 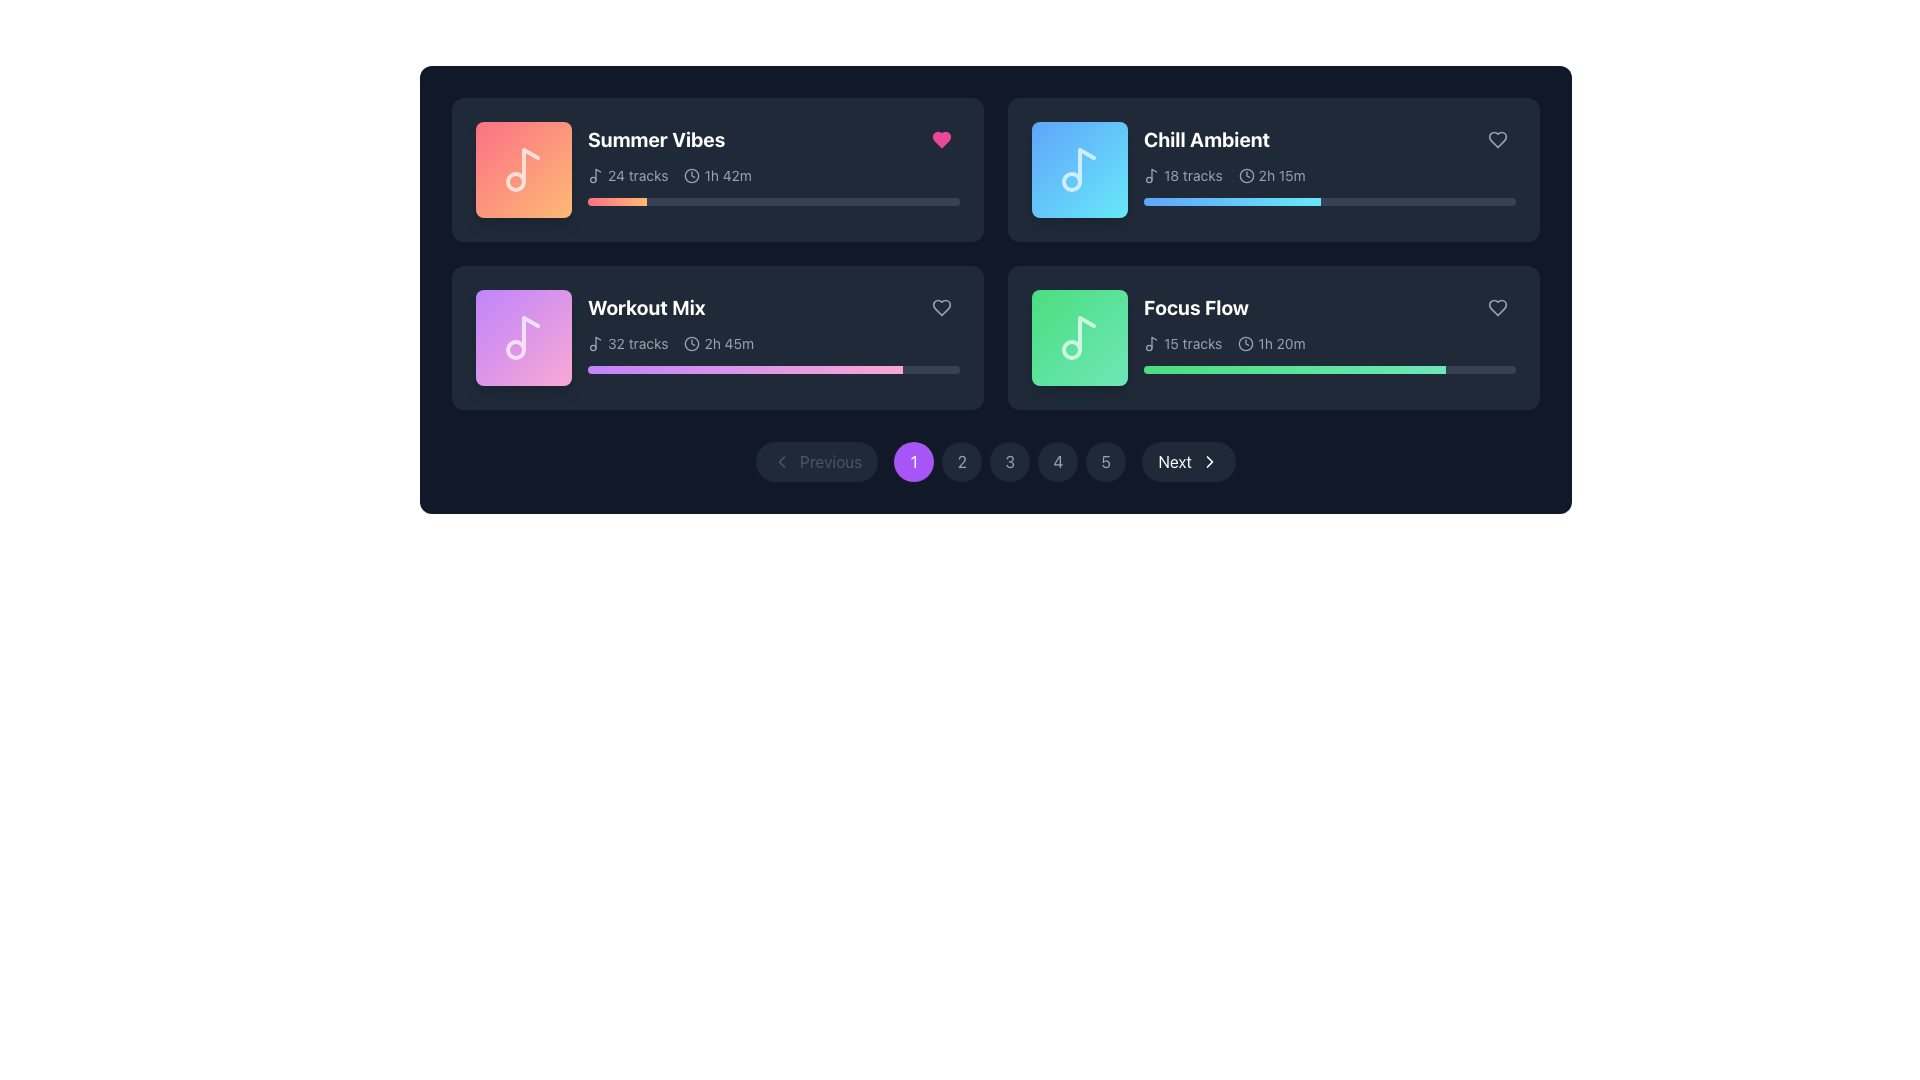 What do you see at coordinates (1497, 138) in the screenshot?
I see `the 'like' or 'favorite' heart icon located at the top right corner of the 'Chill Ambient' track card` at bounding box center [1497, 138].